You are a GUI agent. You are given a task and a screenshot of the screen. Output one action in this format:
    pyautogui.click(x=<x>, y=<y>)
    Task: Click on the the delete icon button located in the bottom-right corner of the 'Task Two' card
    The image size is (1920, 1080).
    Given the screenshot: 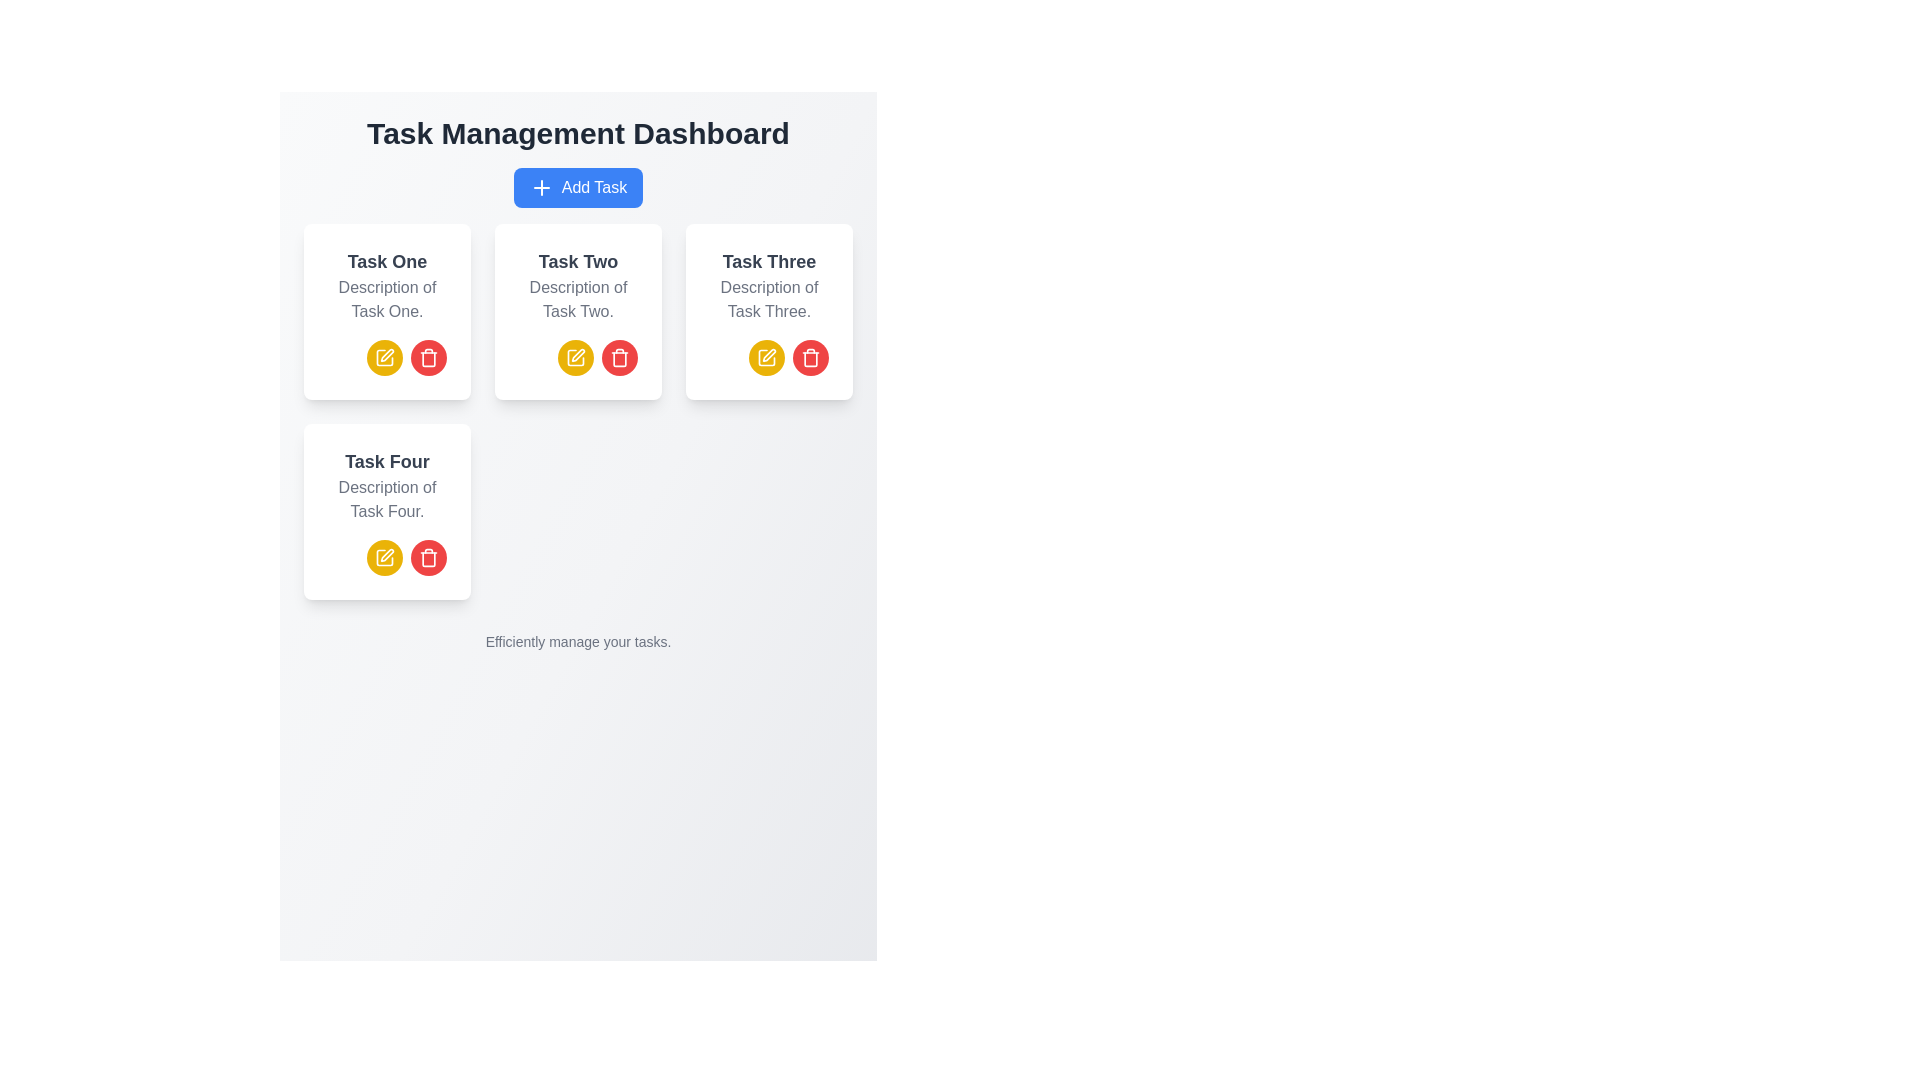 What is the action you would take?
    pyautogui.click(x=618, y=357)
    